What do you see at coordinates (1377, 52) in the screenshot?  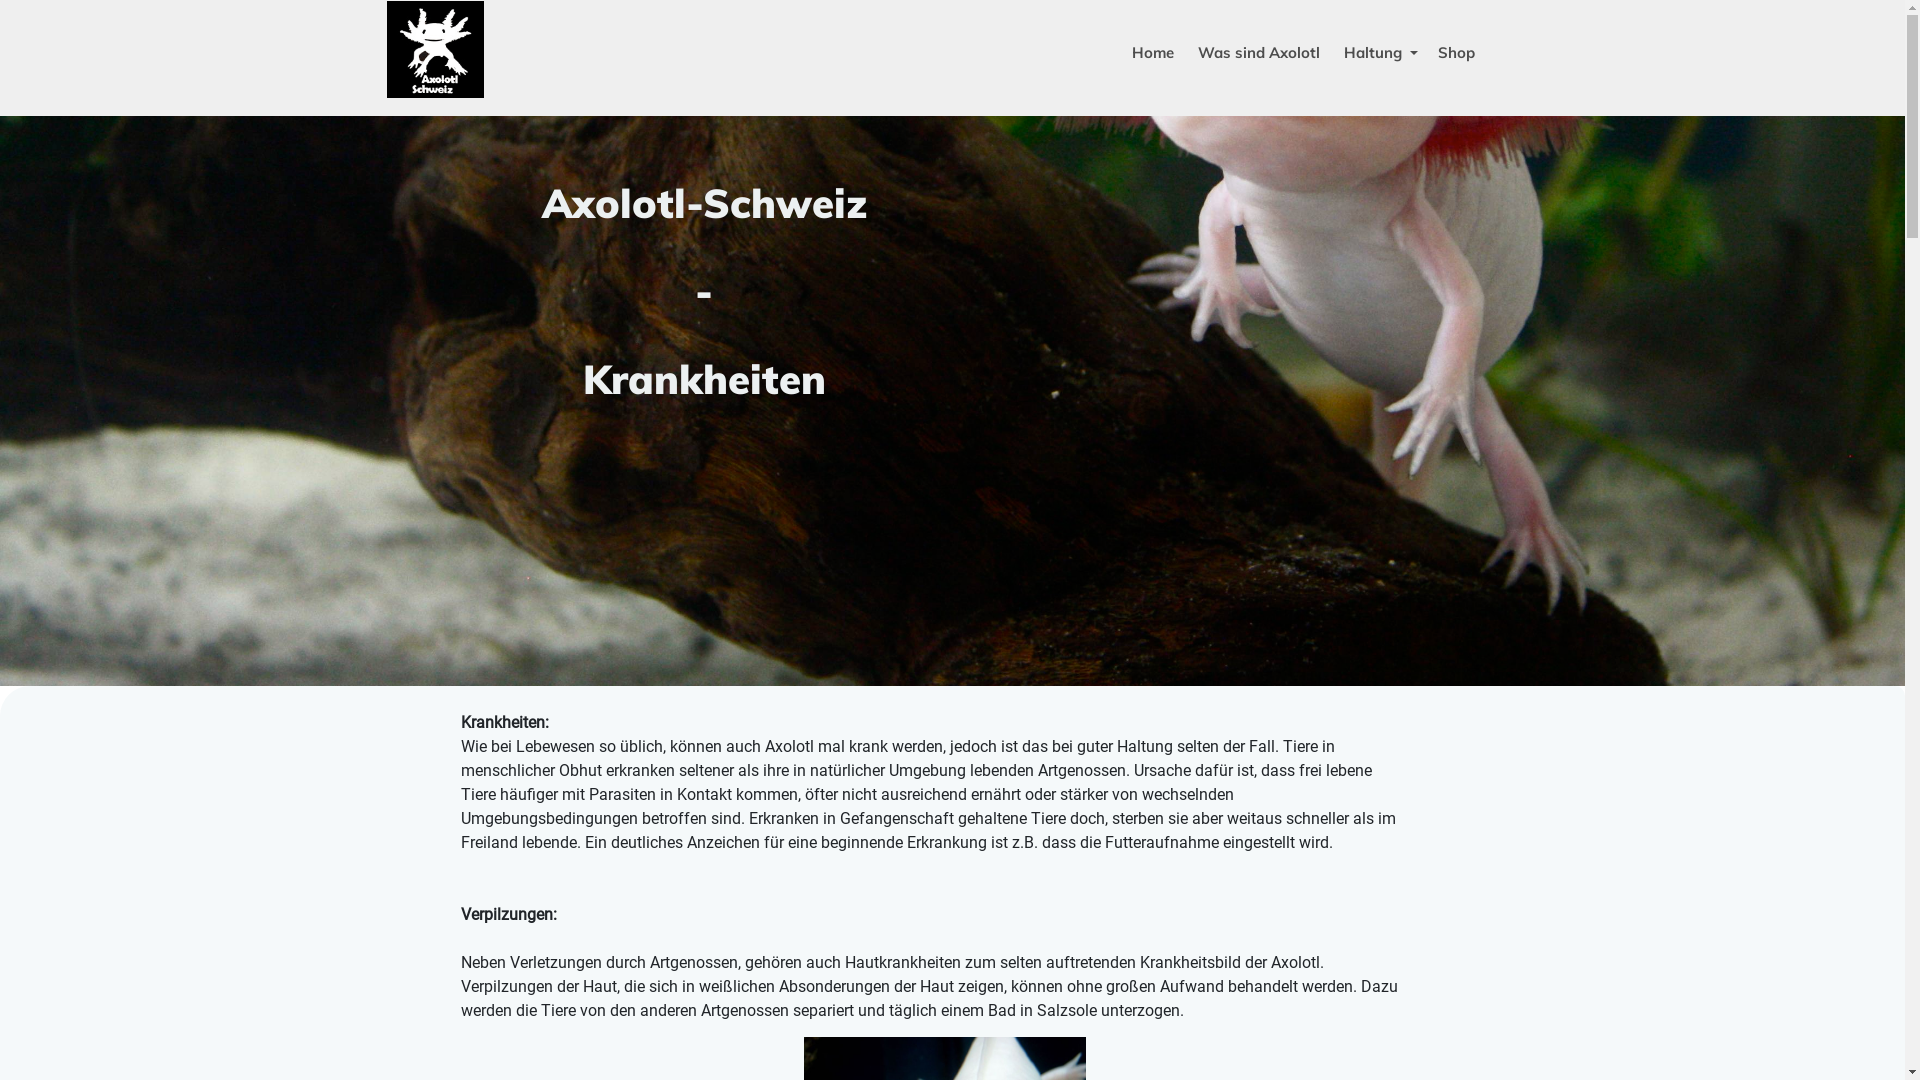 I see `'Haltung'` at bounding box center [1377, 52].